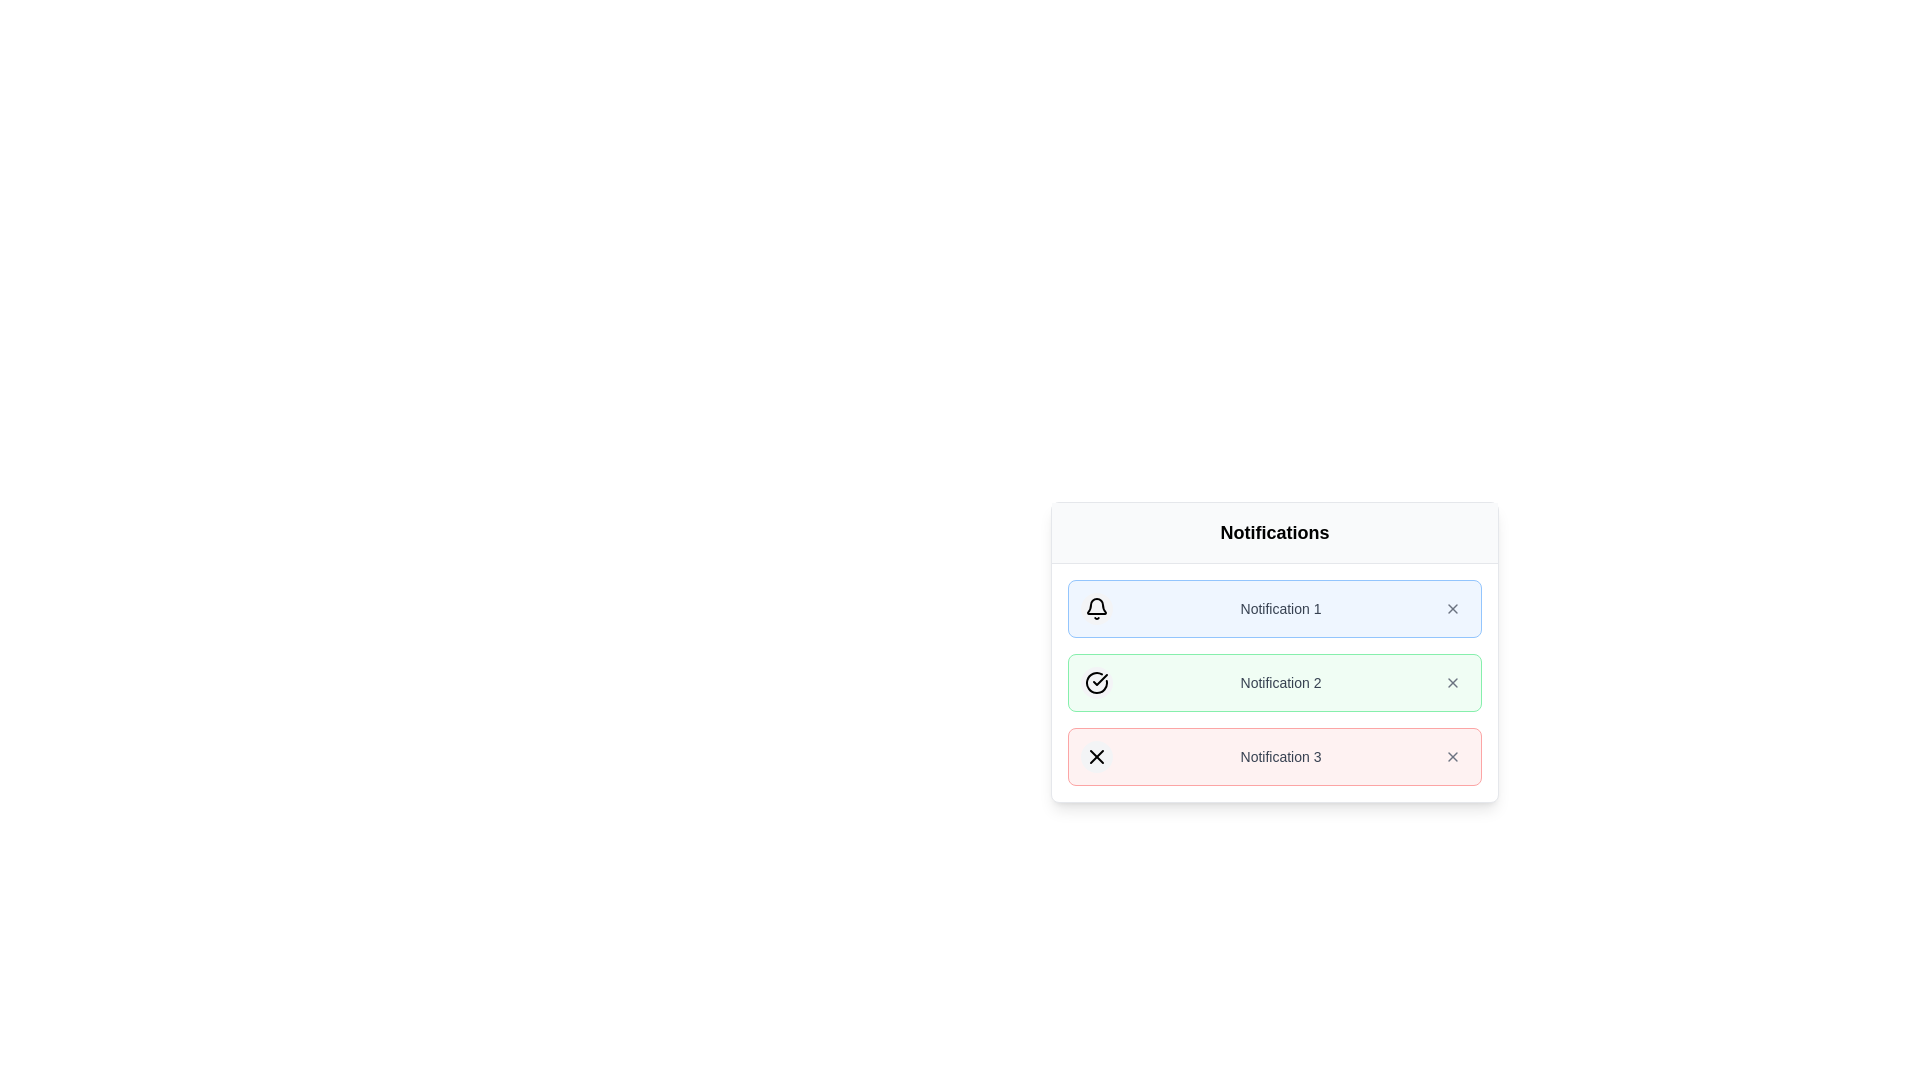  What do you see at coordinates (1453, 756) in the screenshot?
I see `the small, outlined 'X' icon in the notification list's second entry` at bounding box center [1453, 756].